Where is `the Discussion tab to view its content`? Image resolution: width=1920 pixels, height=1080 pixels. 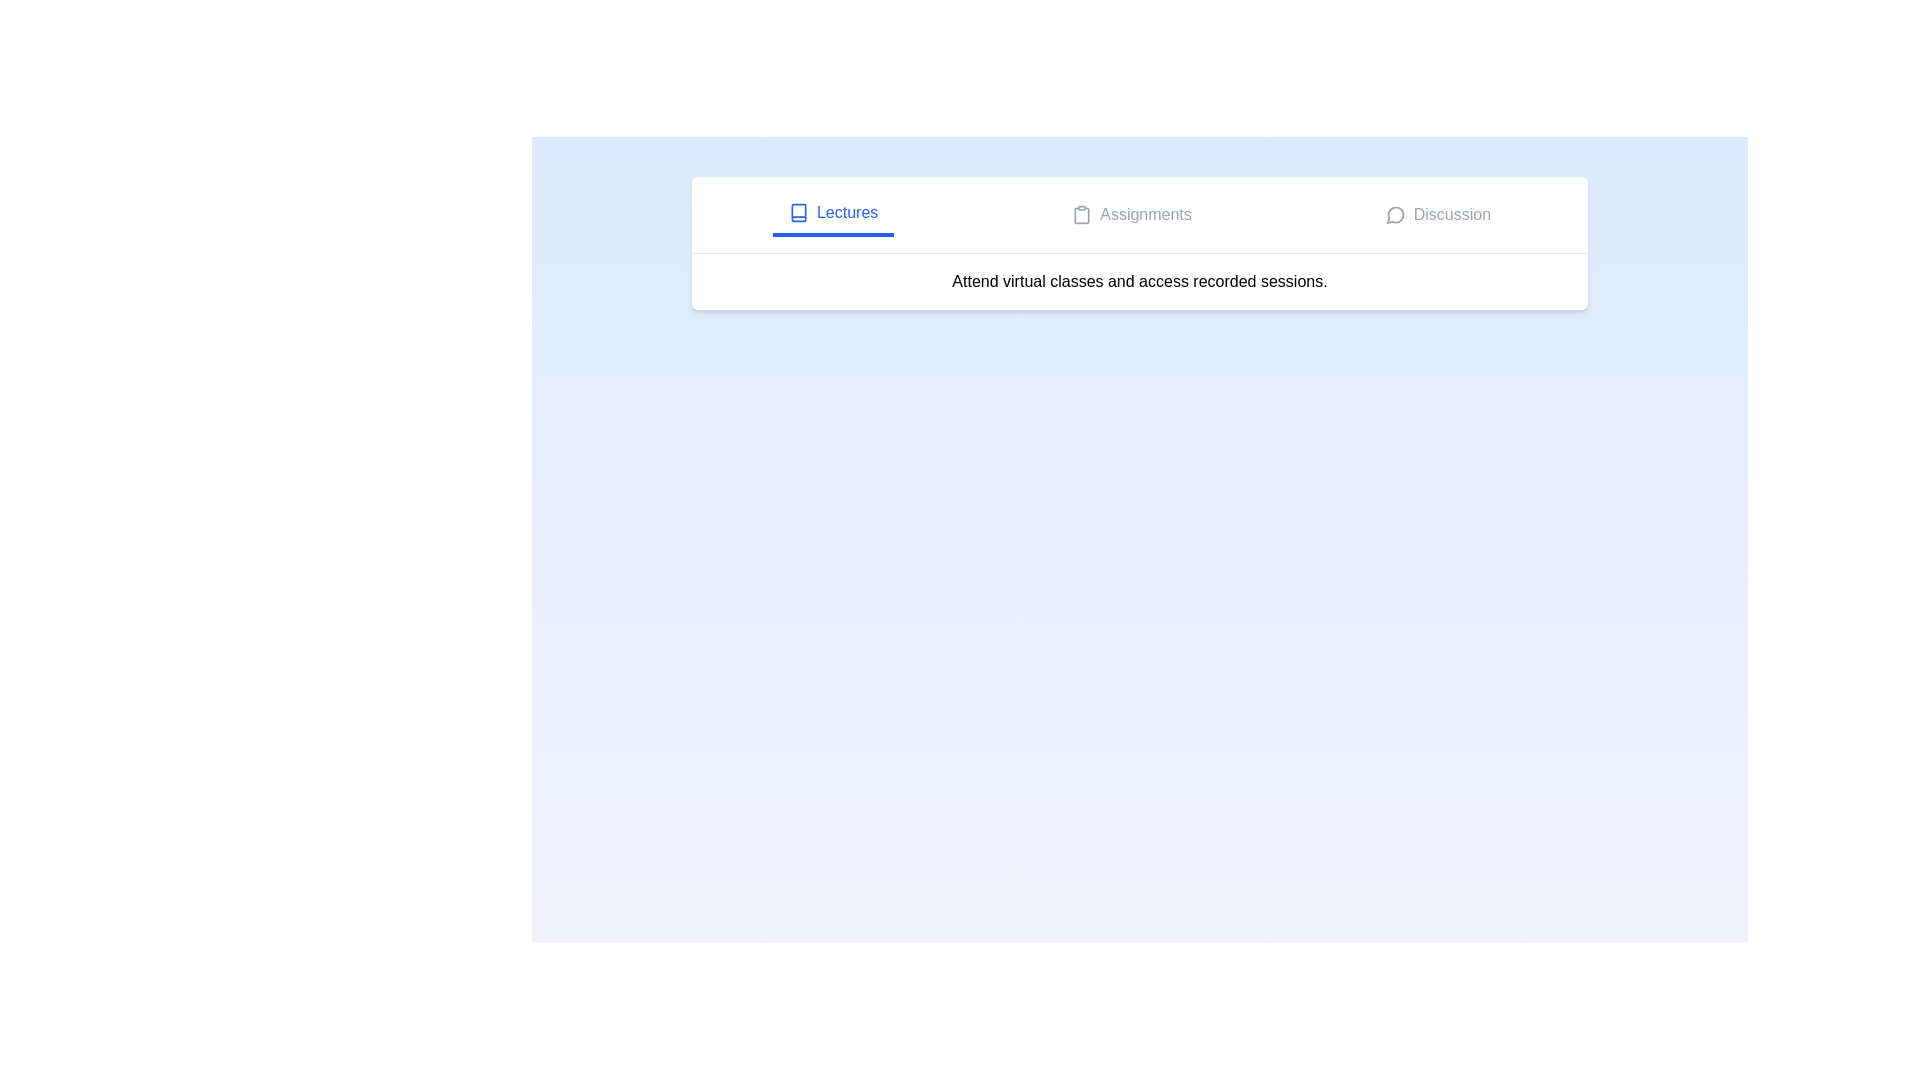 the Discussion tab to view its content is located at coordinates (1437, 215).